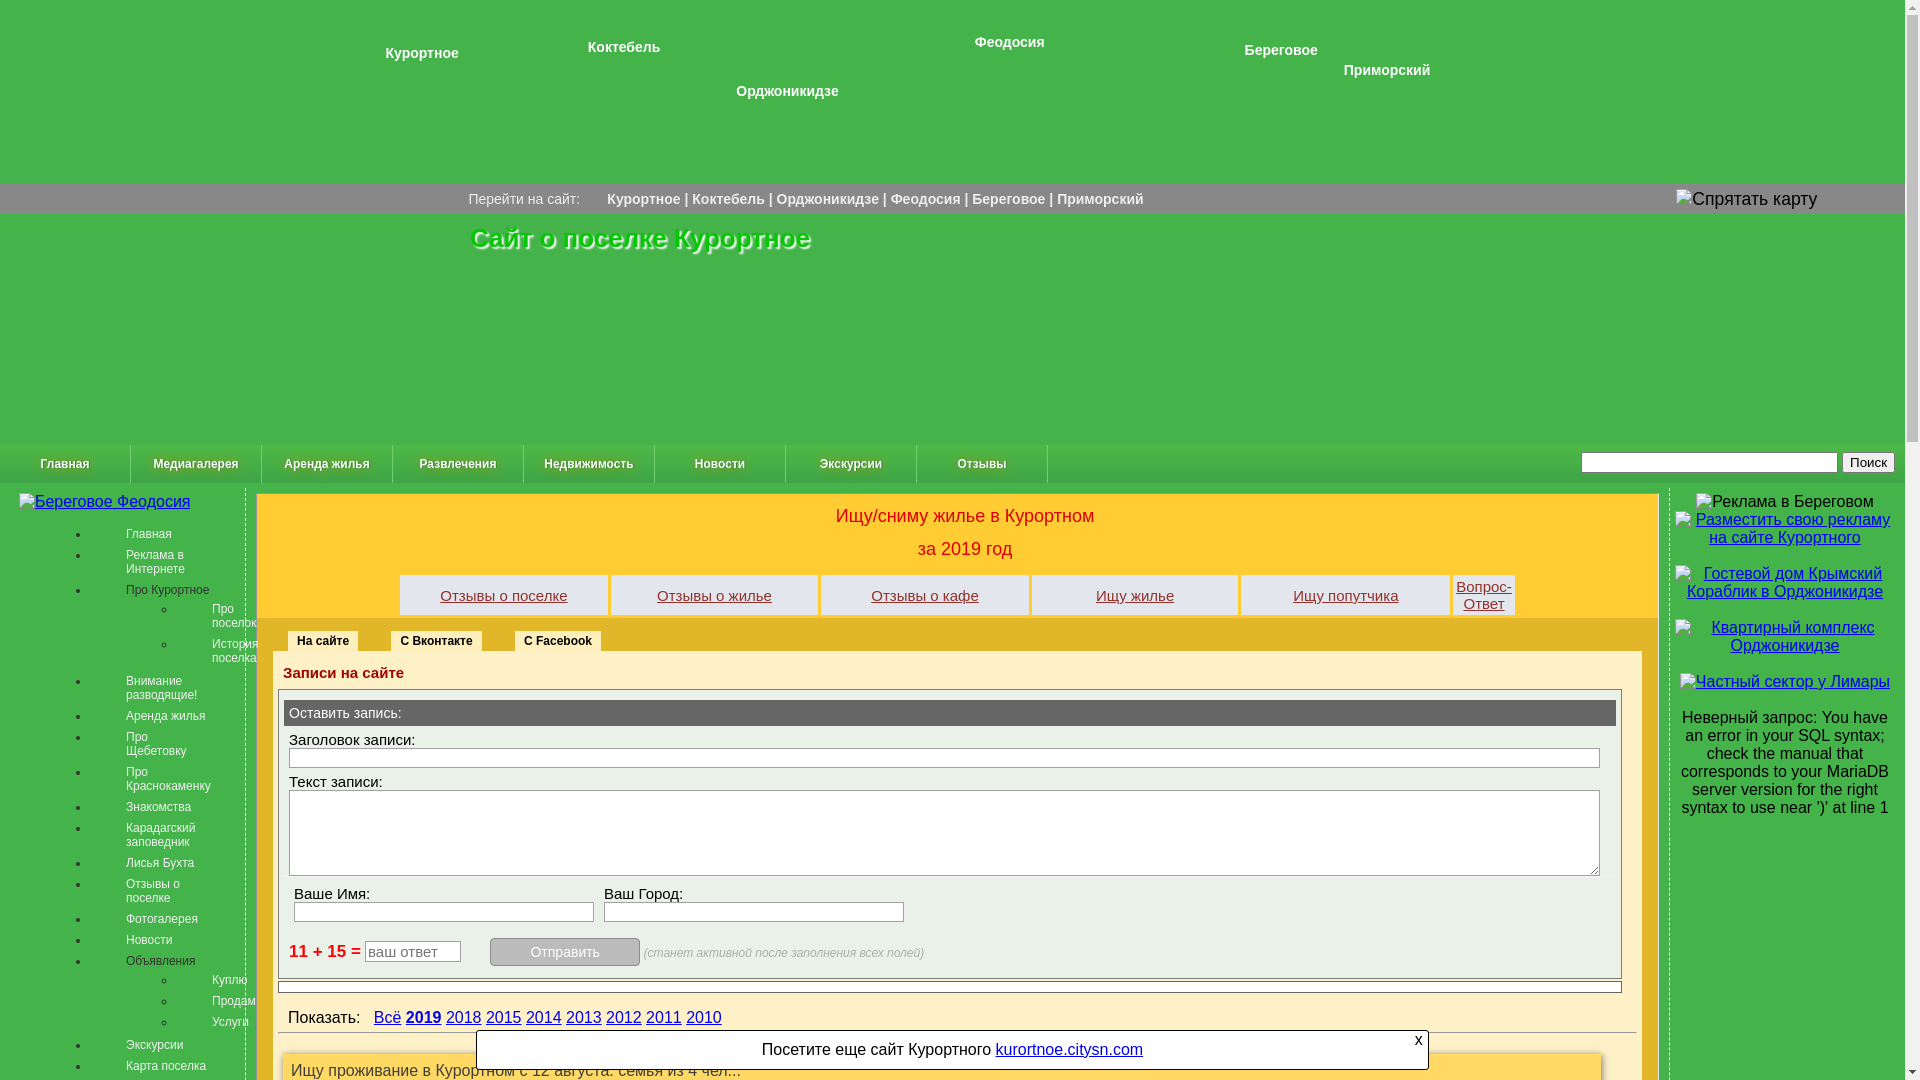  I want to click on '2015', so click(485, 1017).